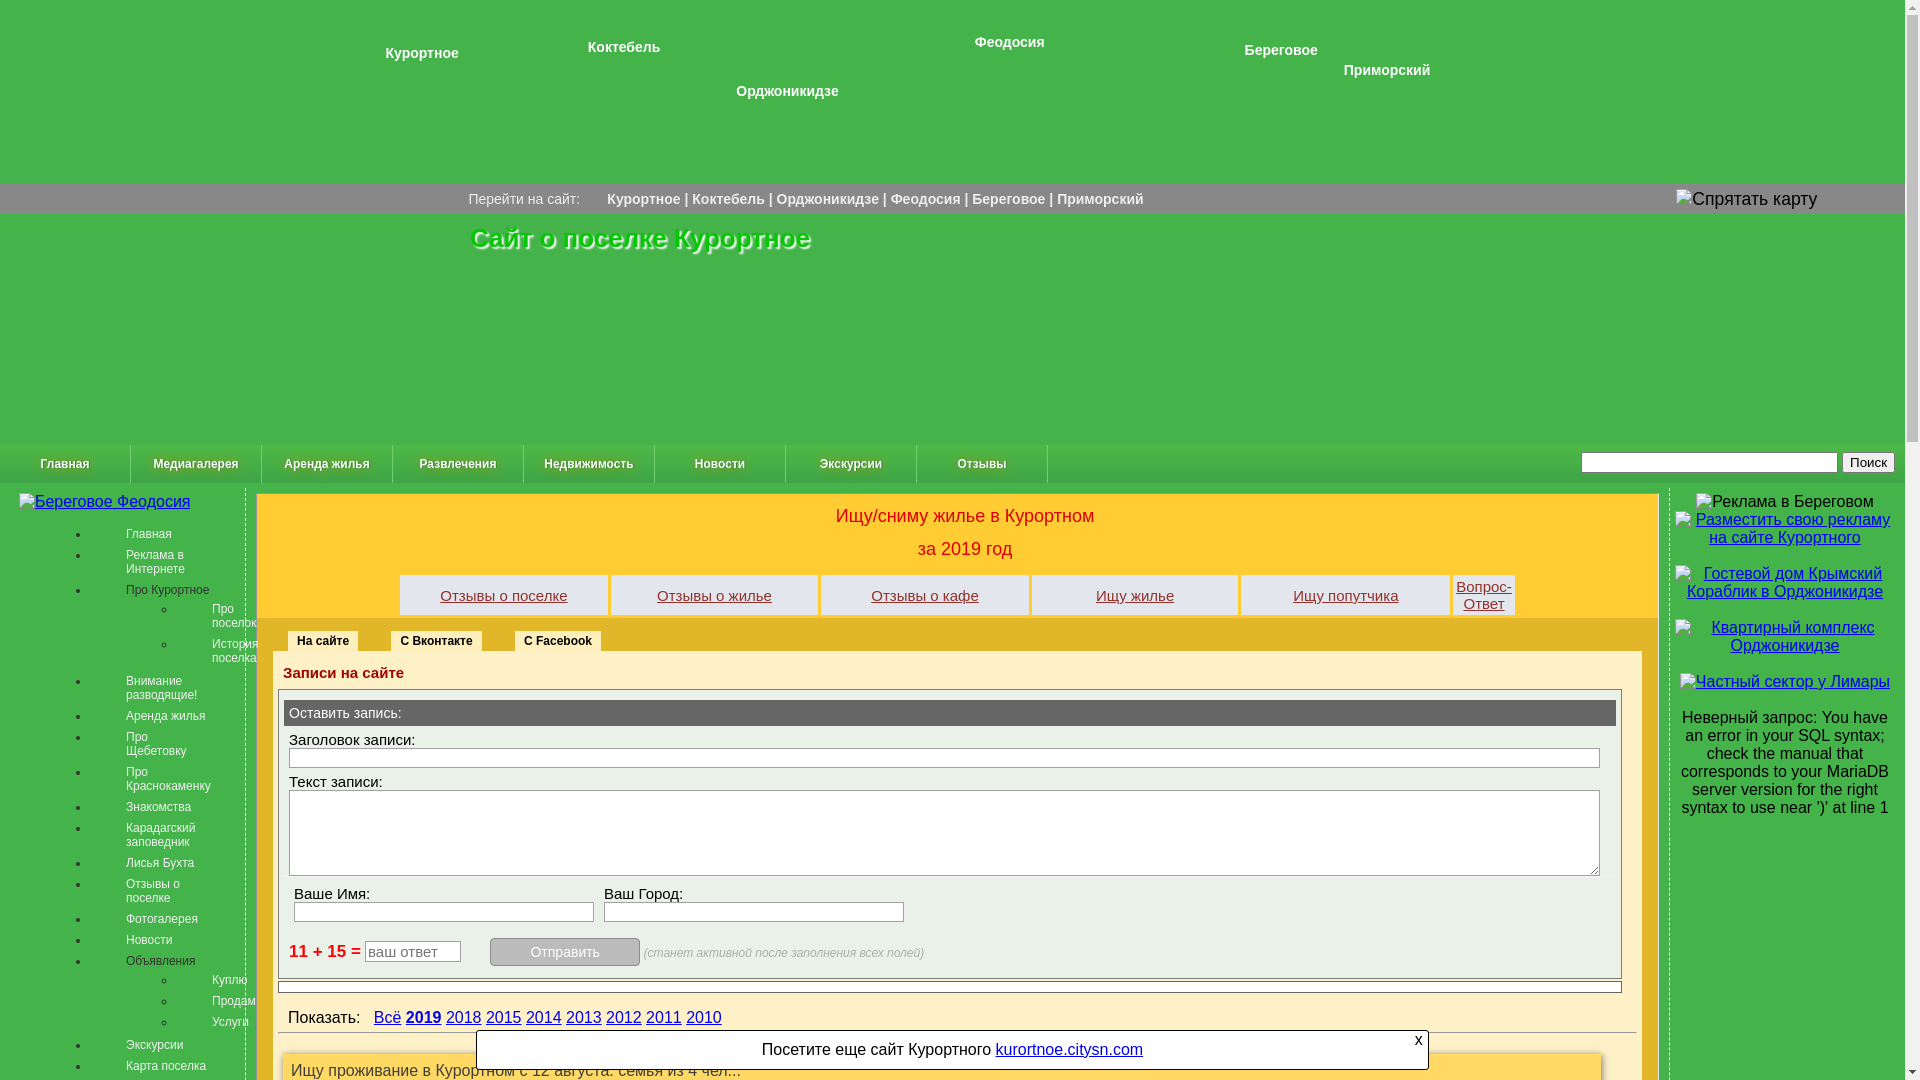  I want to click on '2015', so click(485, 1017).